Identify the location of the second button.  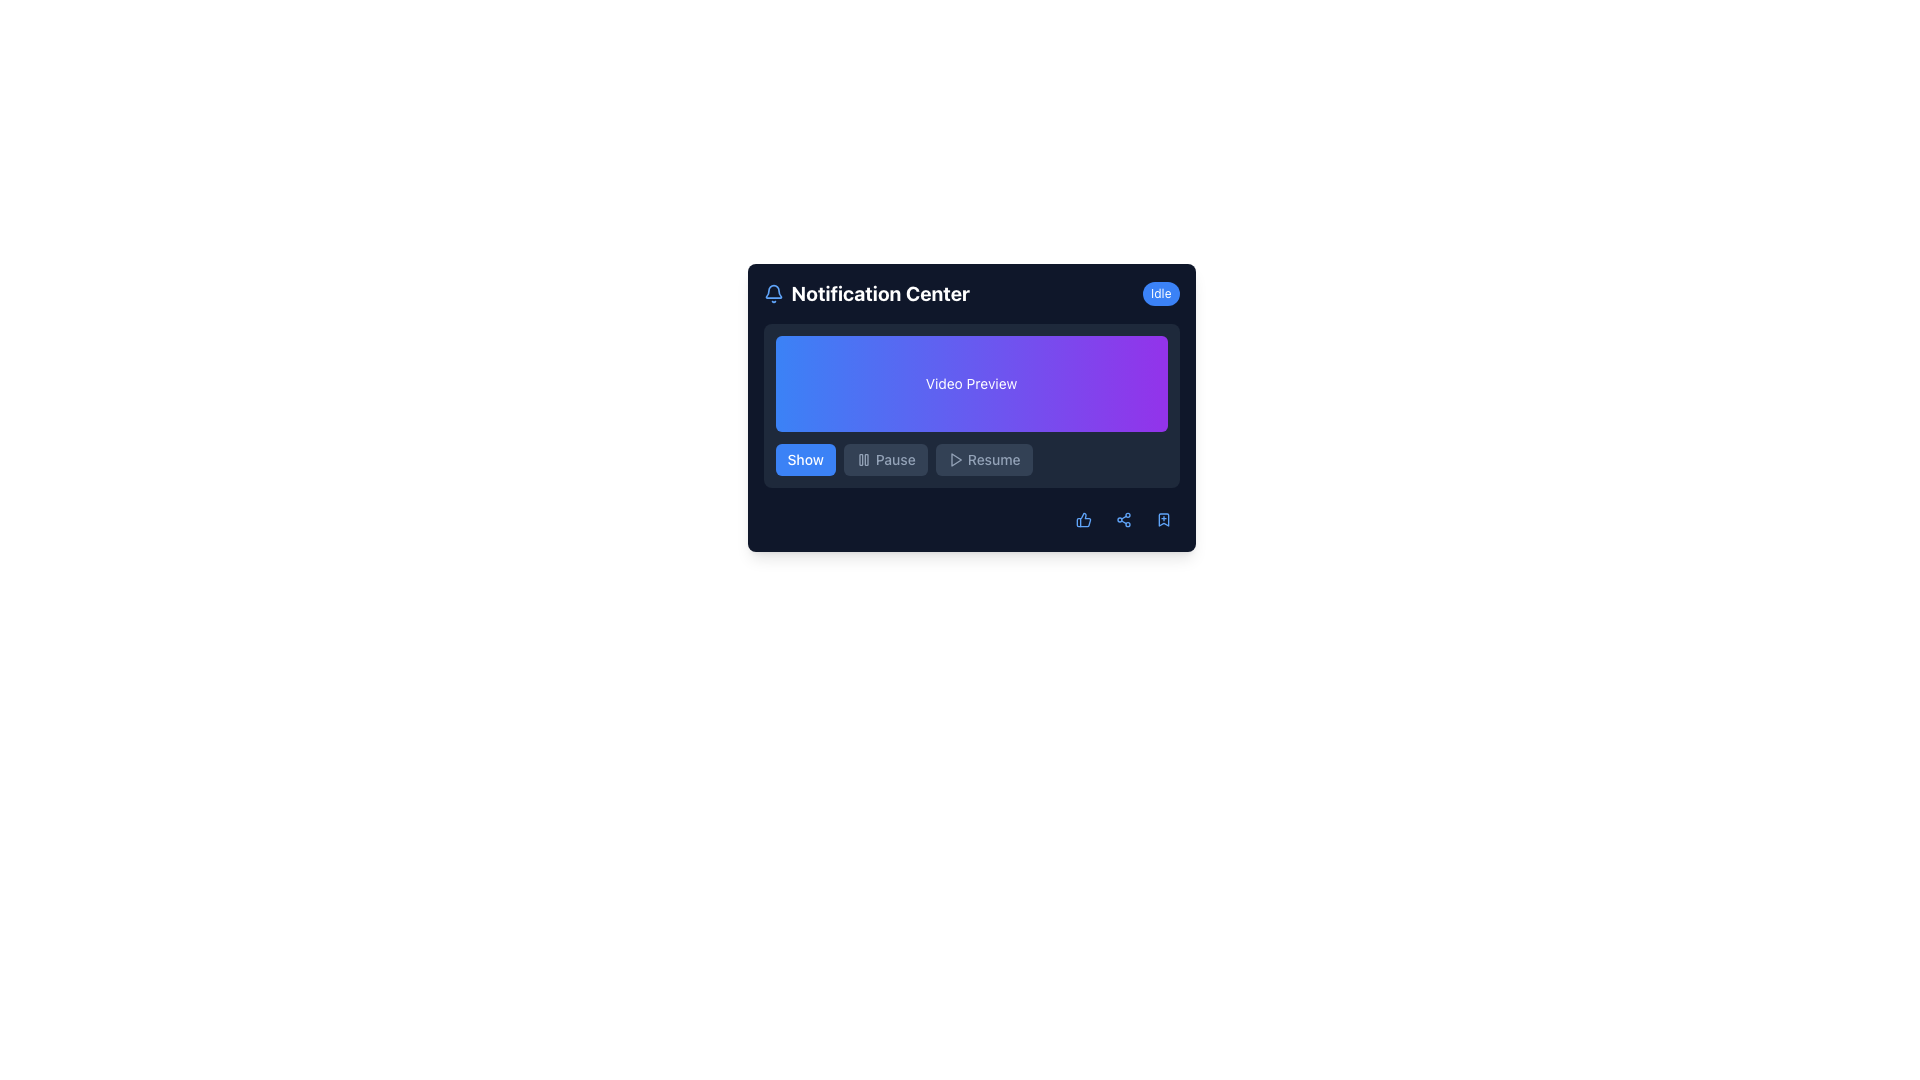
(903, 459).